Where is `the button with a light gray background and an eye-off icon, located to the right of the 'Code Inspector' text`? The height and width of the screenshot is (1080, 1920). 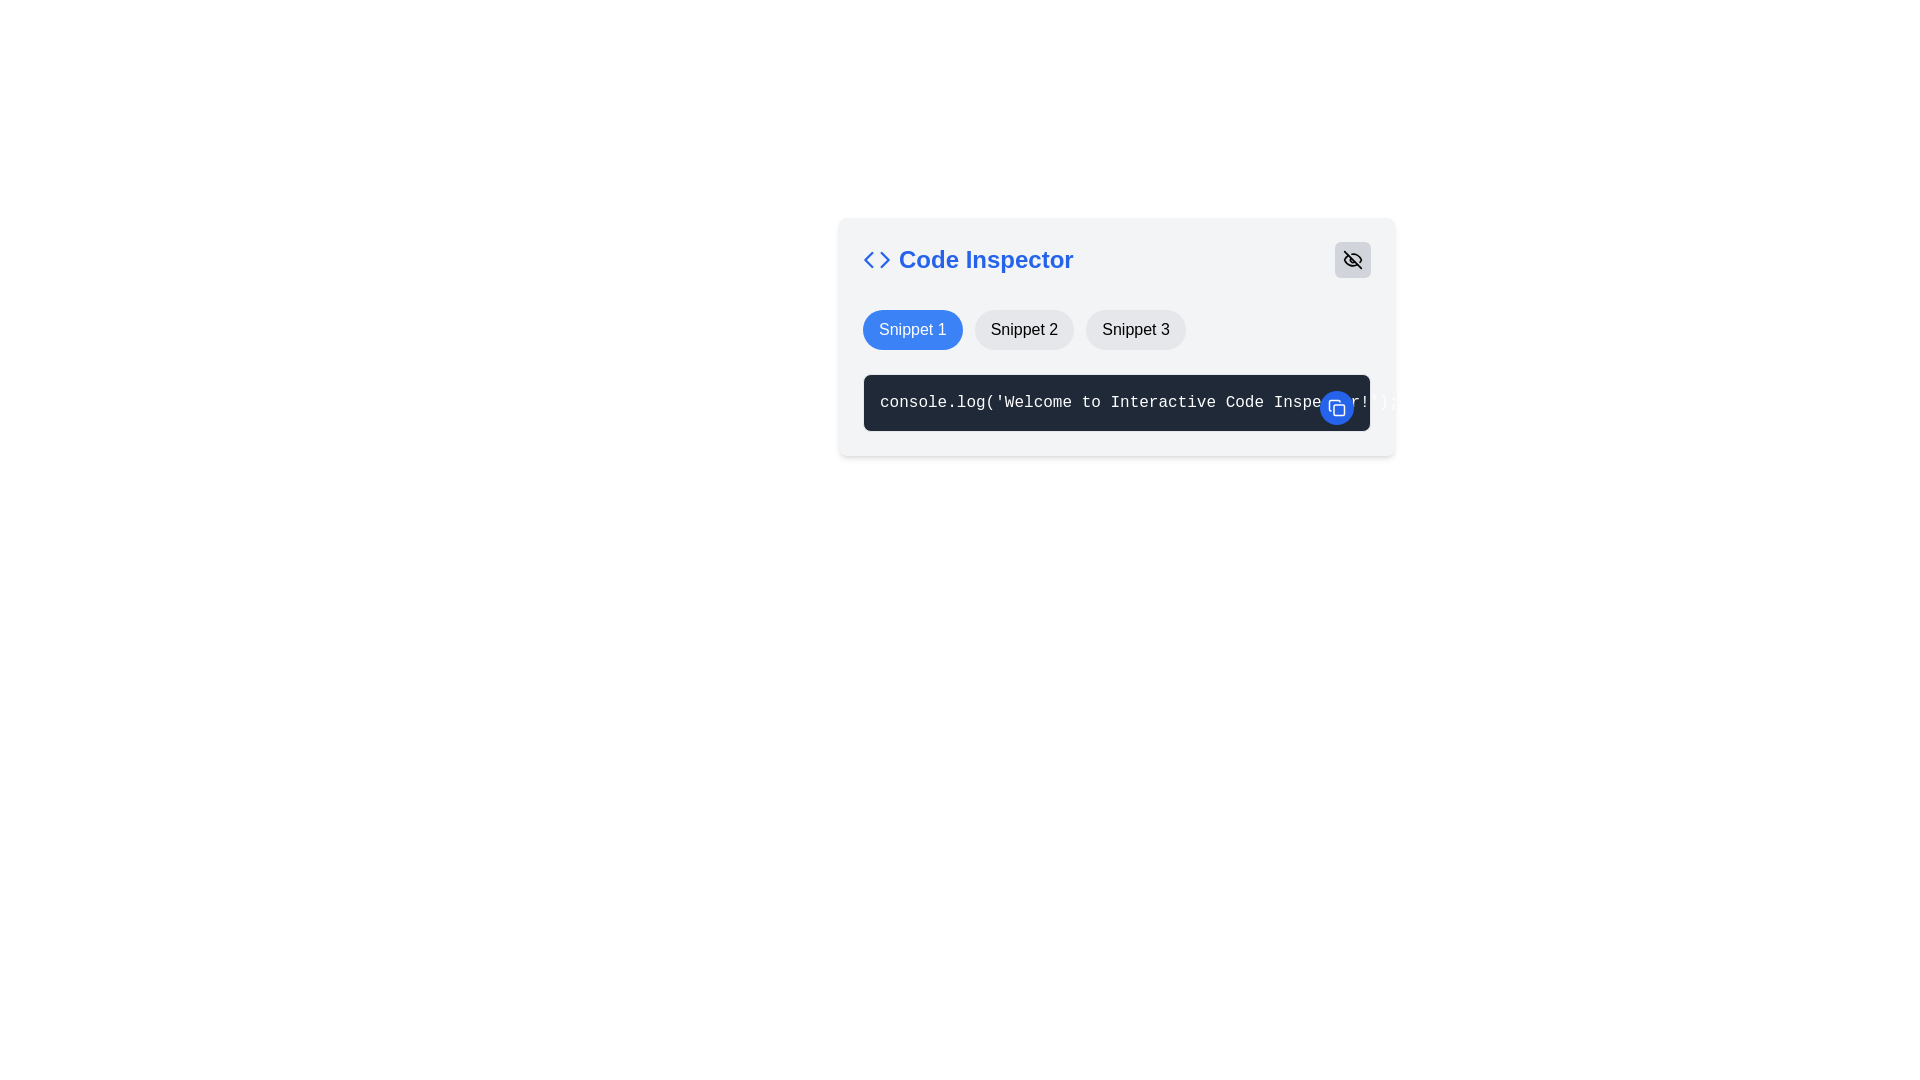 the button with a light gray background and an eye-off icon, located to the right of the 'Code Inspector' text is located at coordinates (1353, 258).